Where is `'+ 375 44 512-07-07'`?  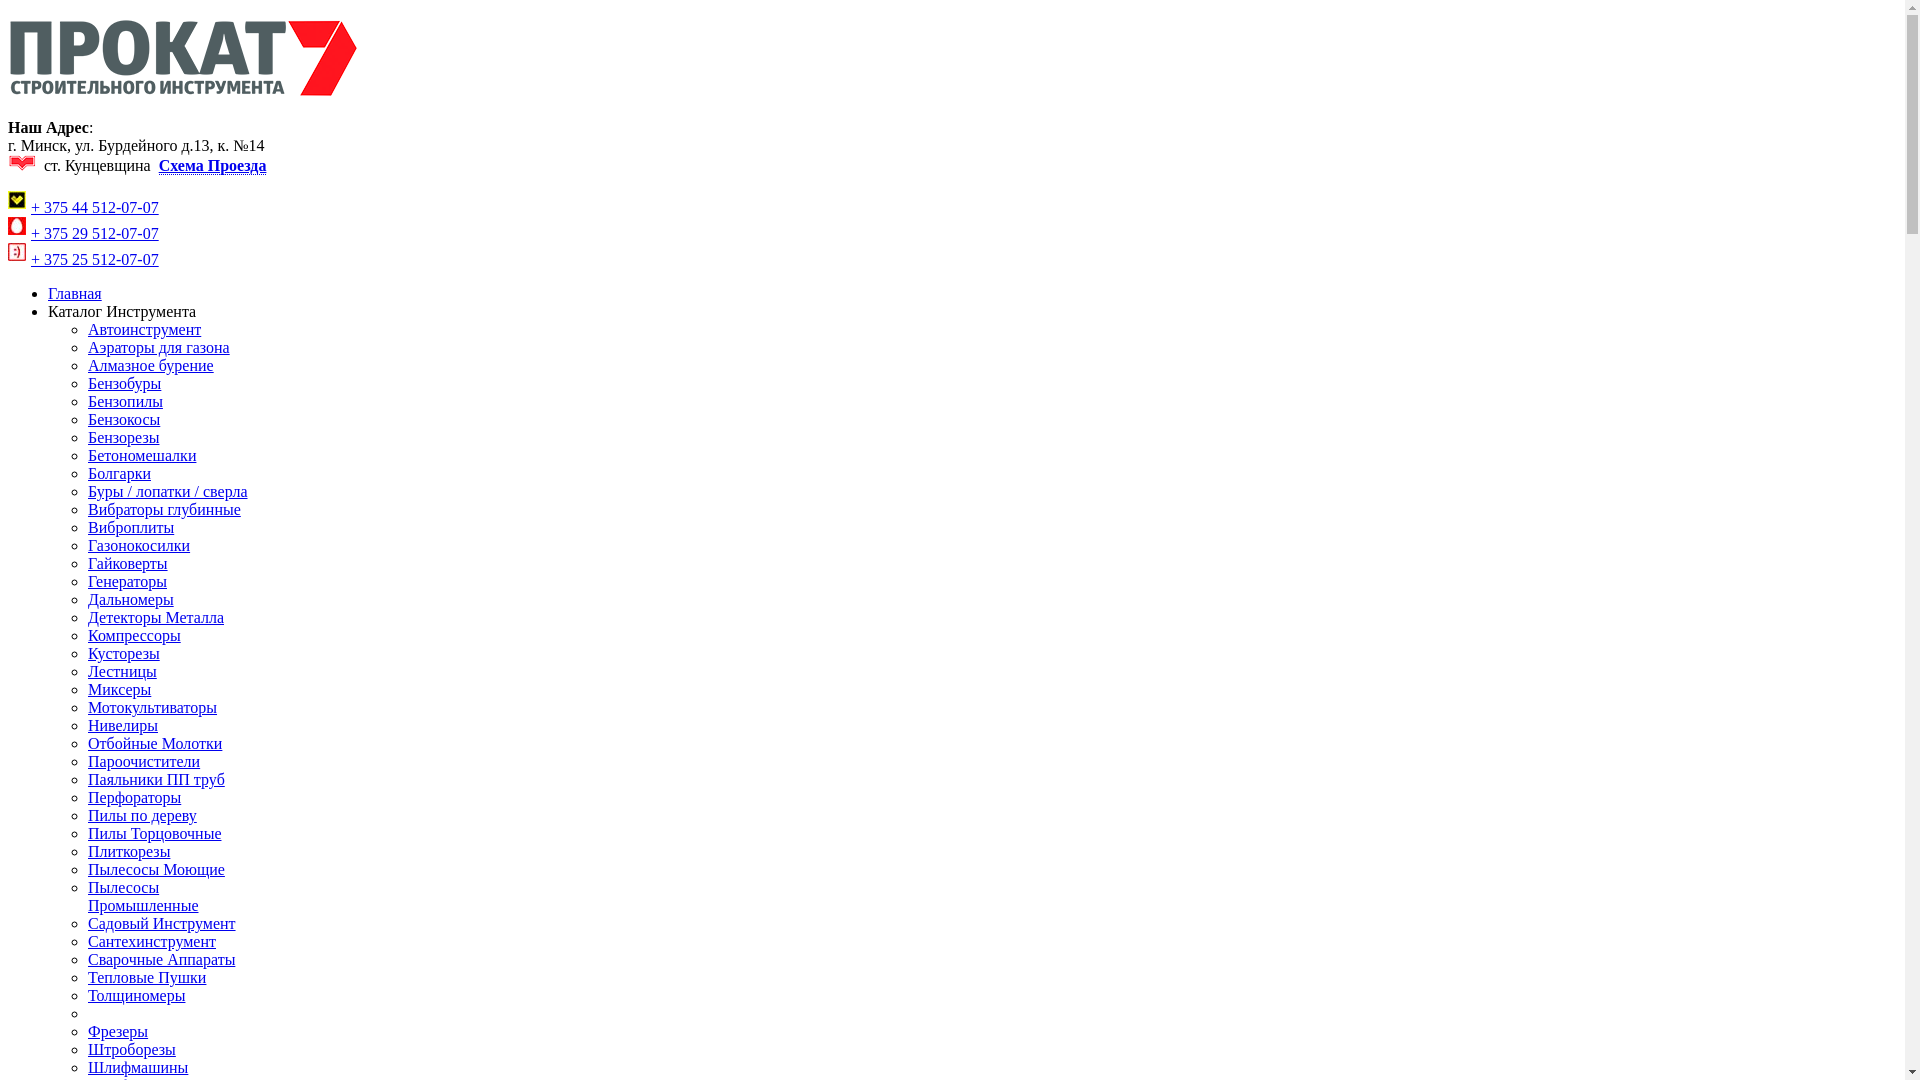
'+ 375 44 512-07-07' is located at coordinates (30, 207).